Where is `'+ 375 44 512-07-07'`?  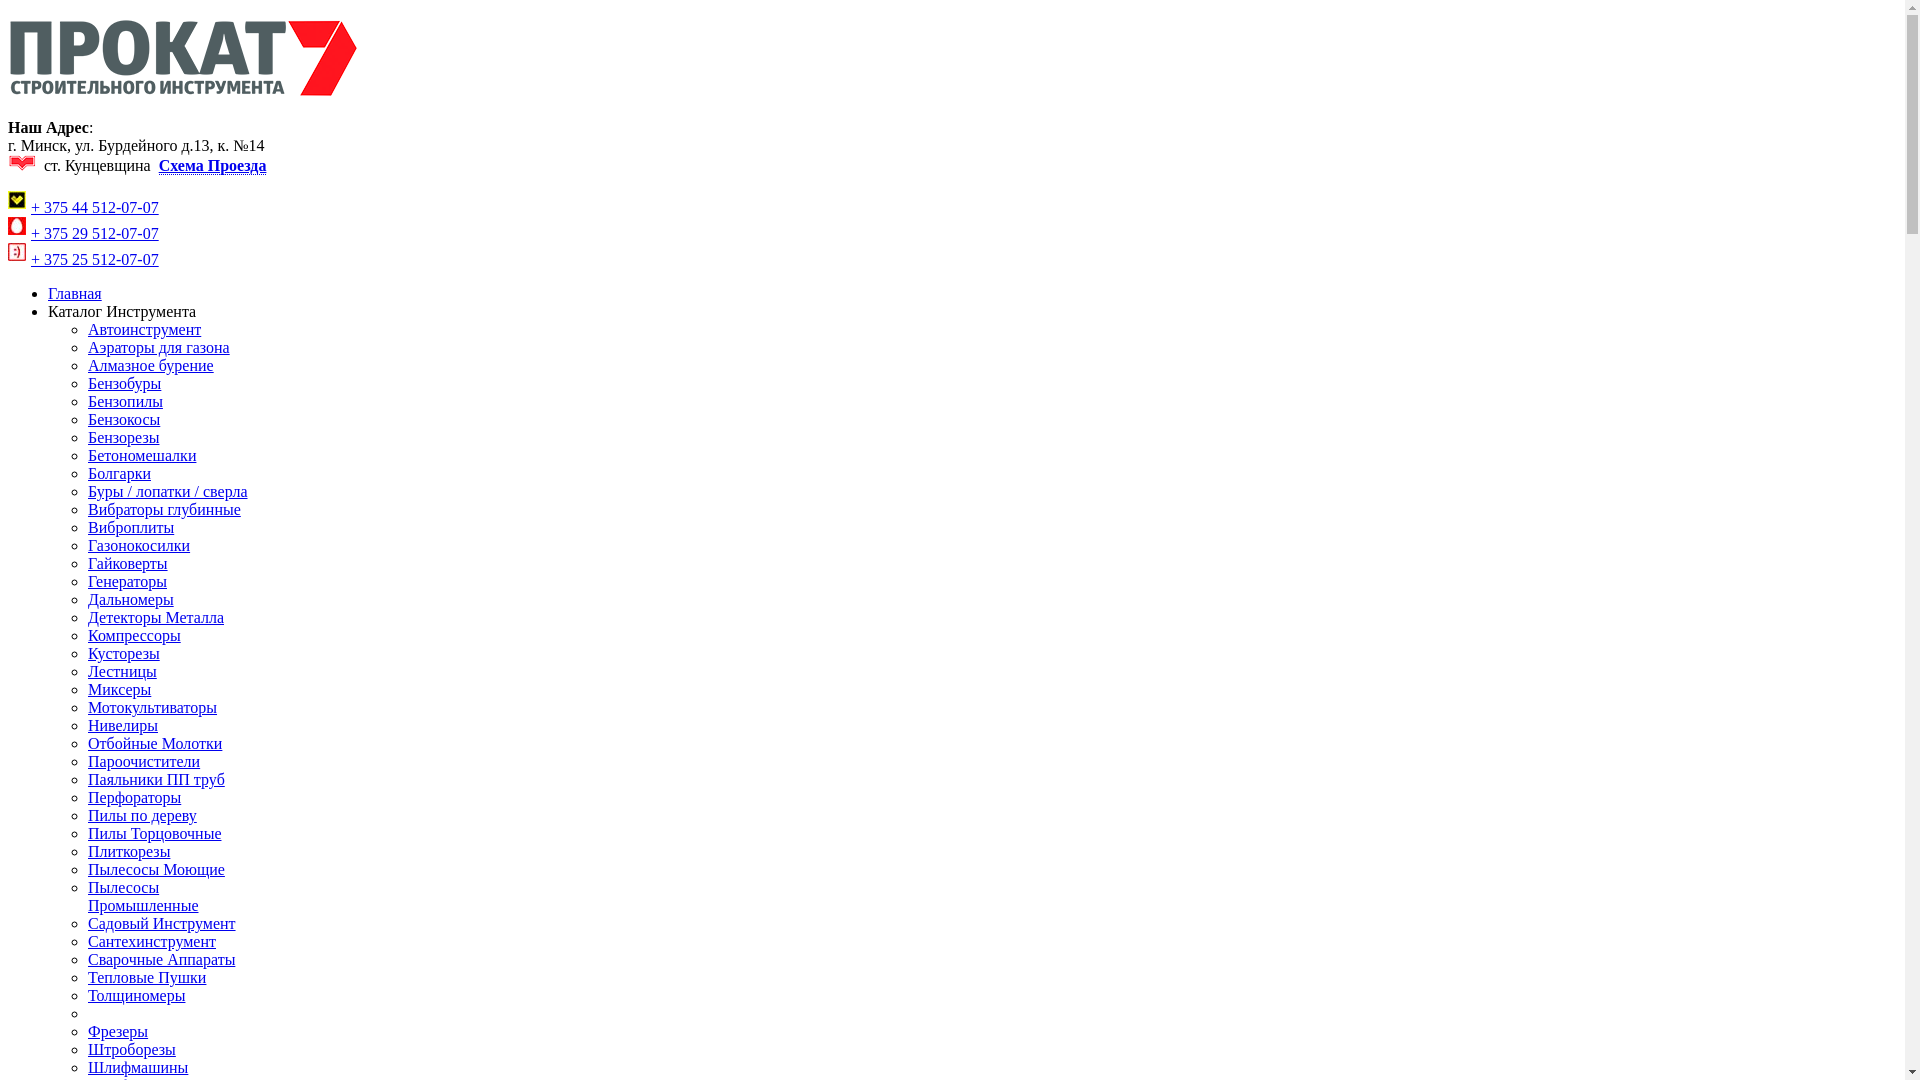
'+ 375 44 512-07-07' is located at coordinates (30, 207).